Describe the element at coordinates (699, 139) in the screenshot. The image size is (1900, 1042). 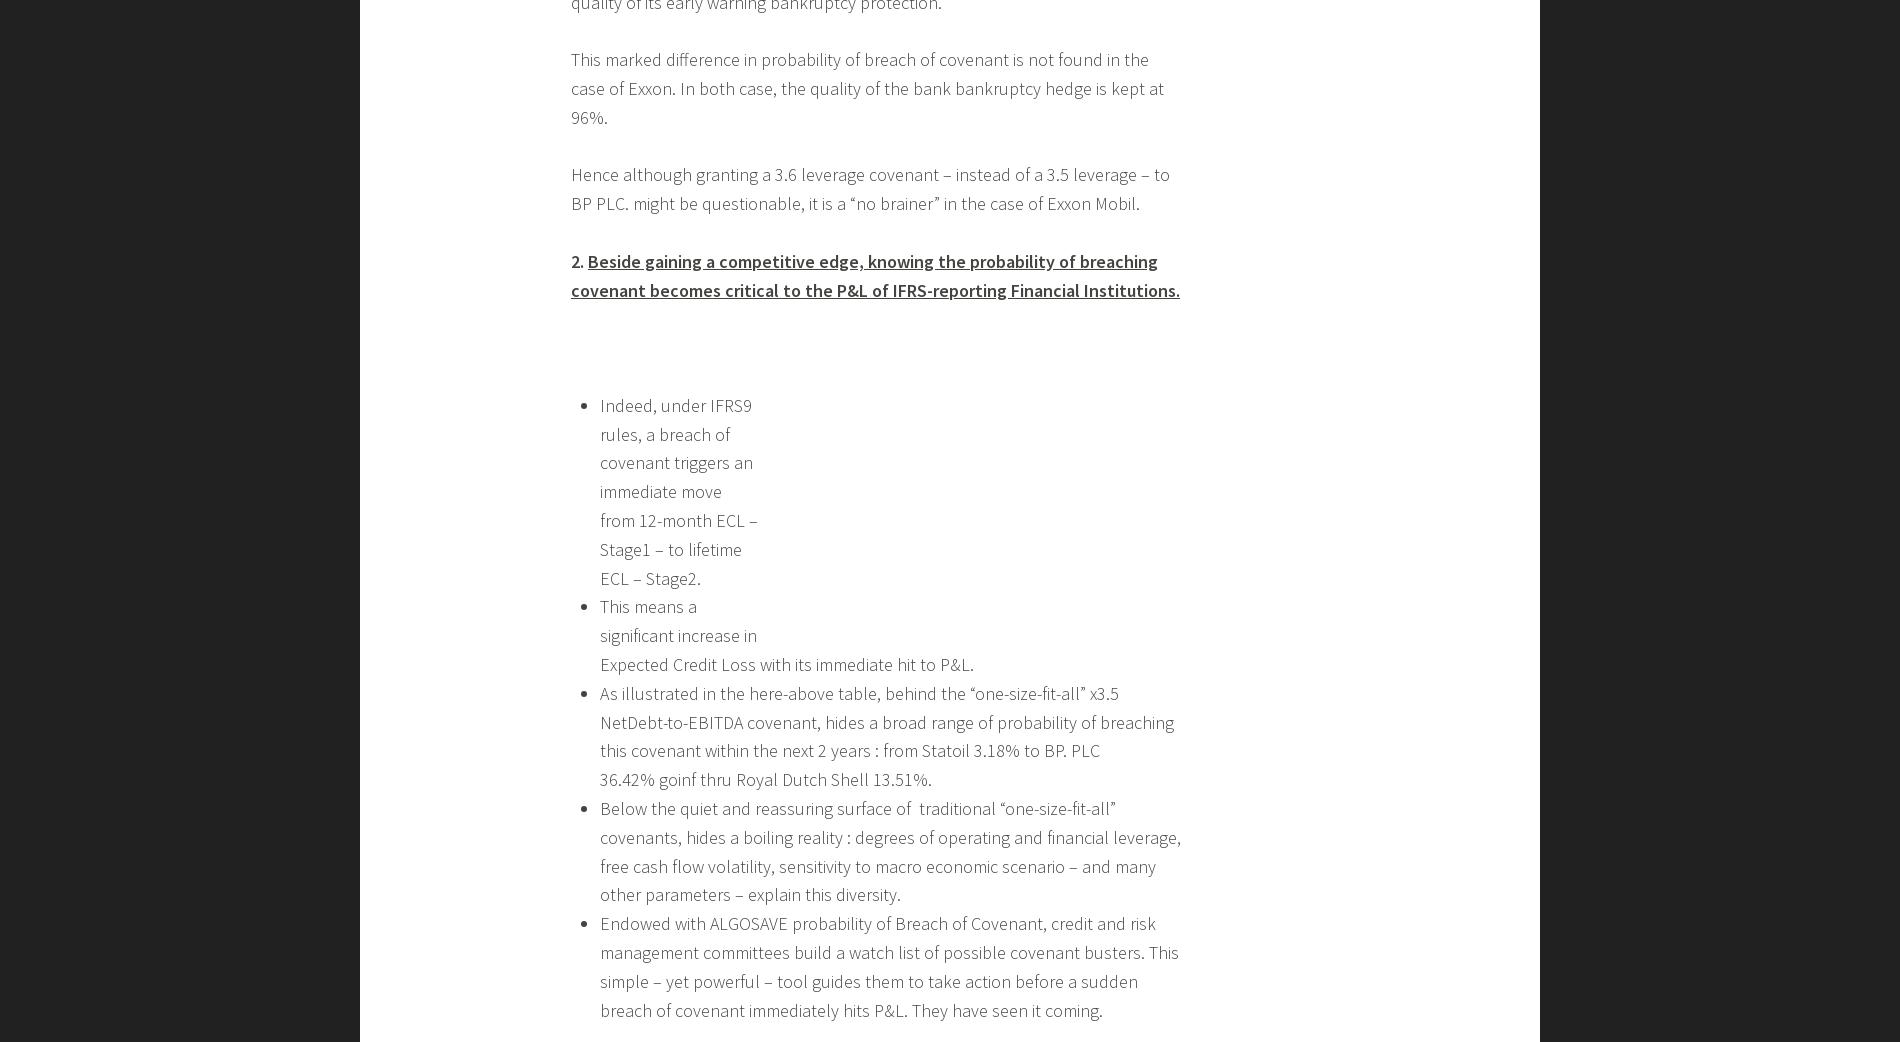
I see `'Second good piece of news :'` at that location.